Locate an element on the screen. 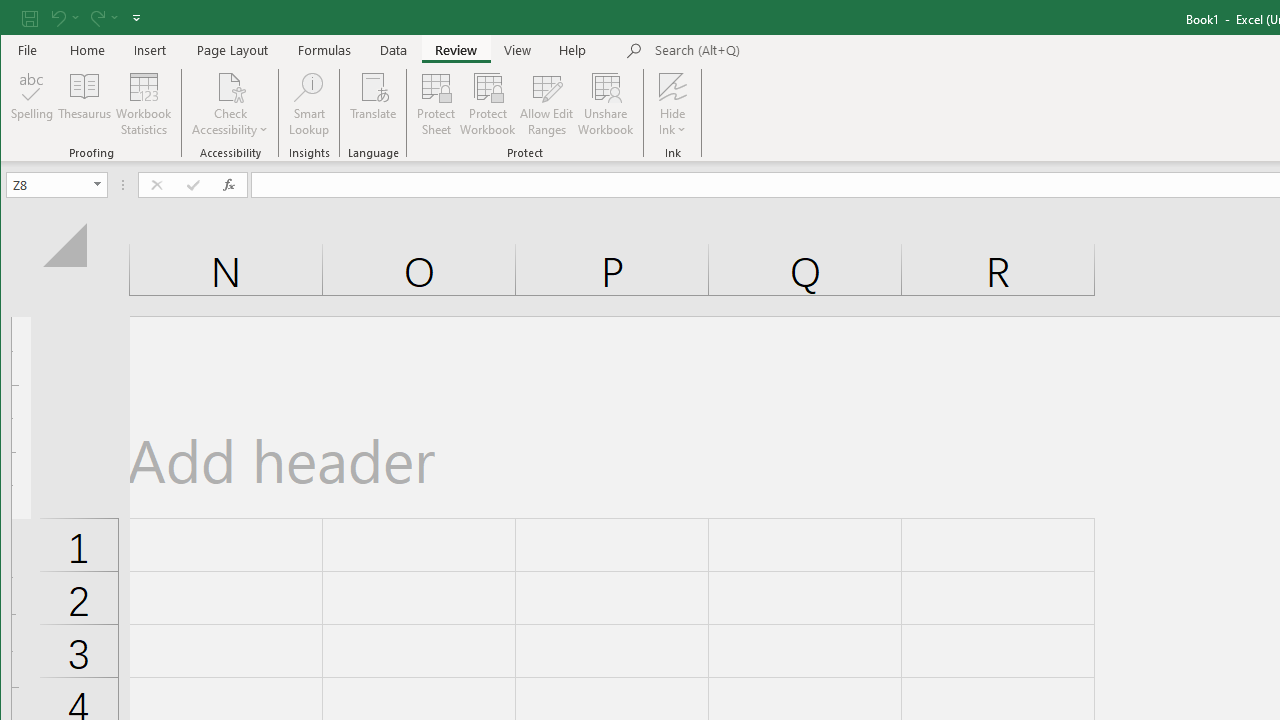  'Protect Sheet...' is located at coordinates (435, 104).